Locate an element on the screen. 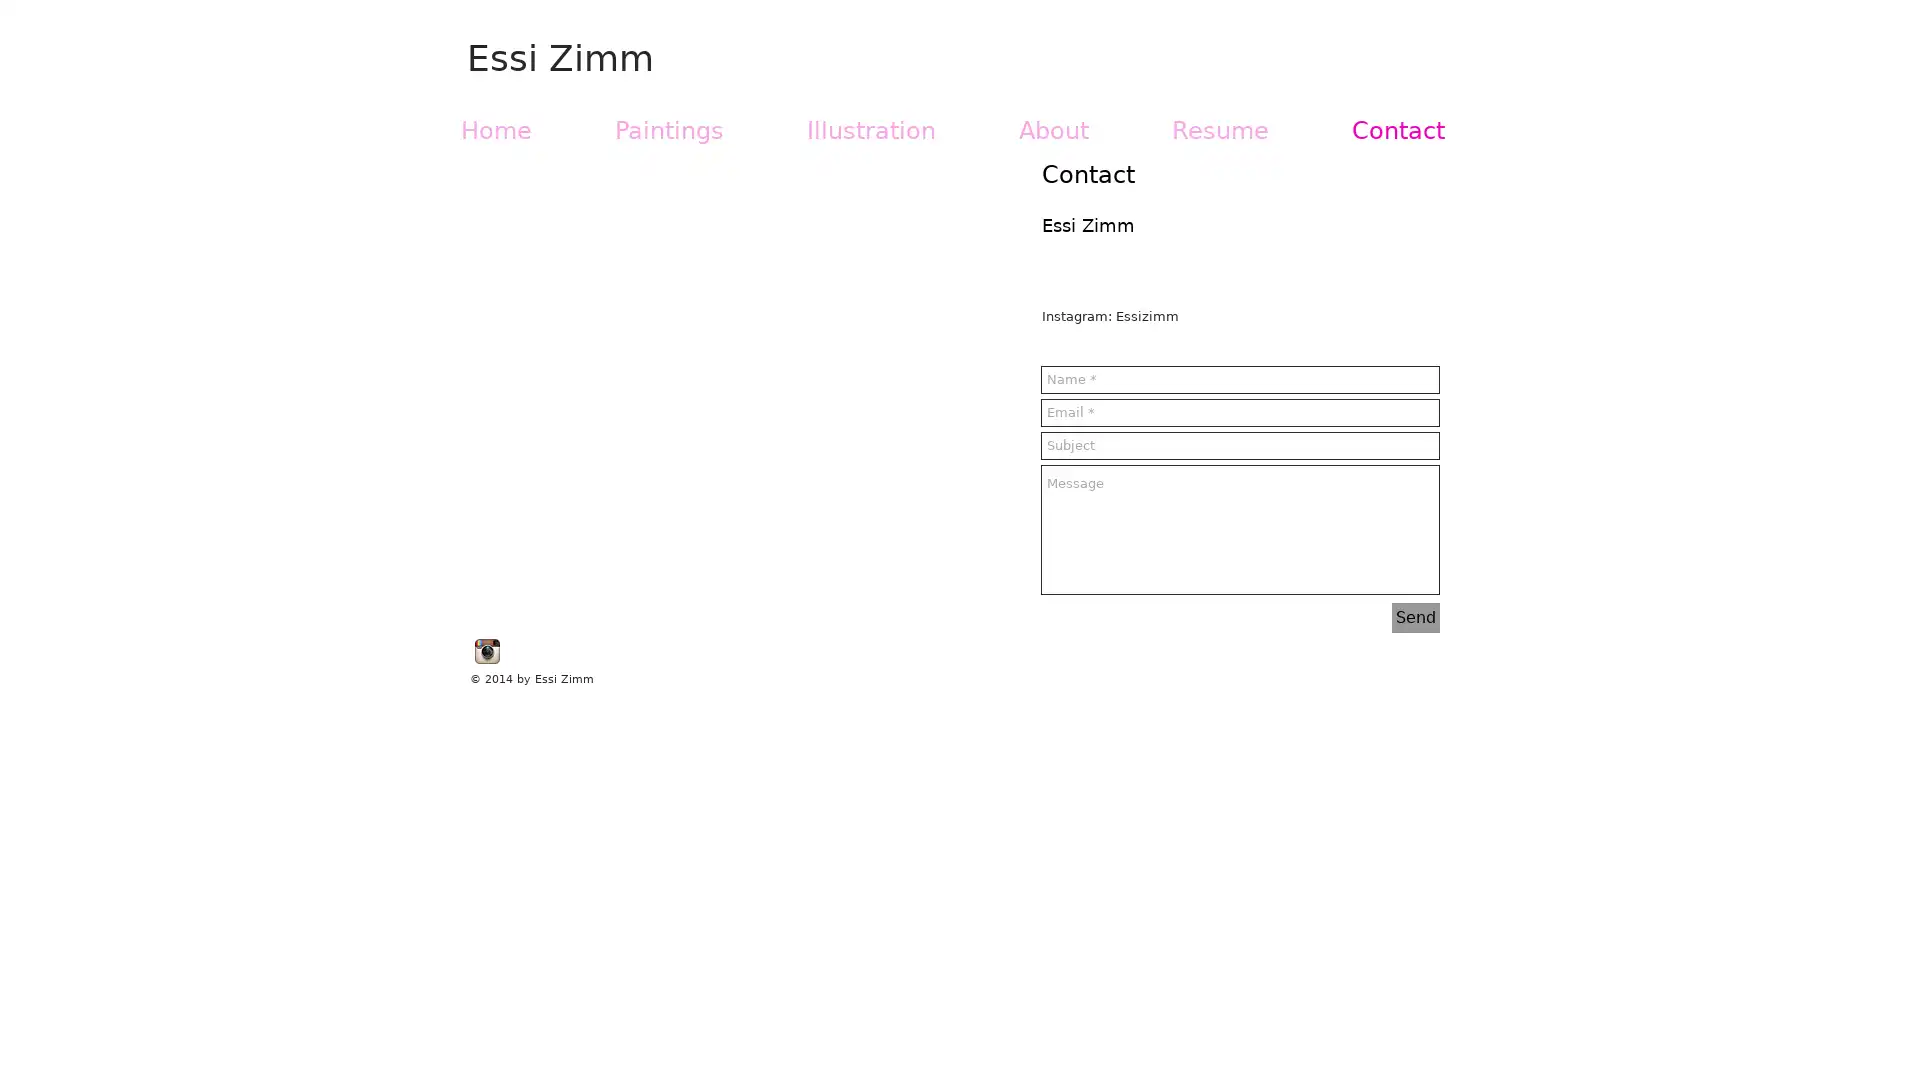 The width and height of the screenshot is (1920, 1080). Send is located at coordinates (1415, 616).